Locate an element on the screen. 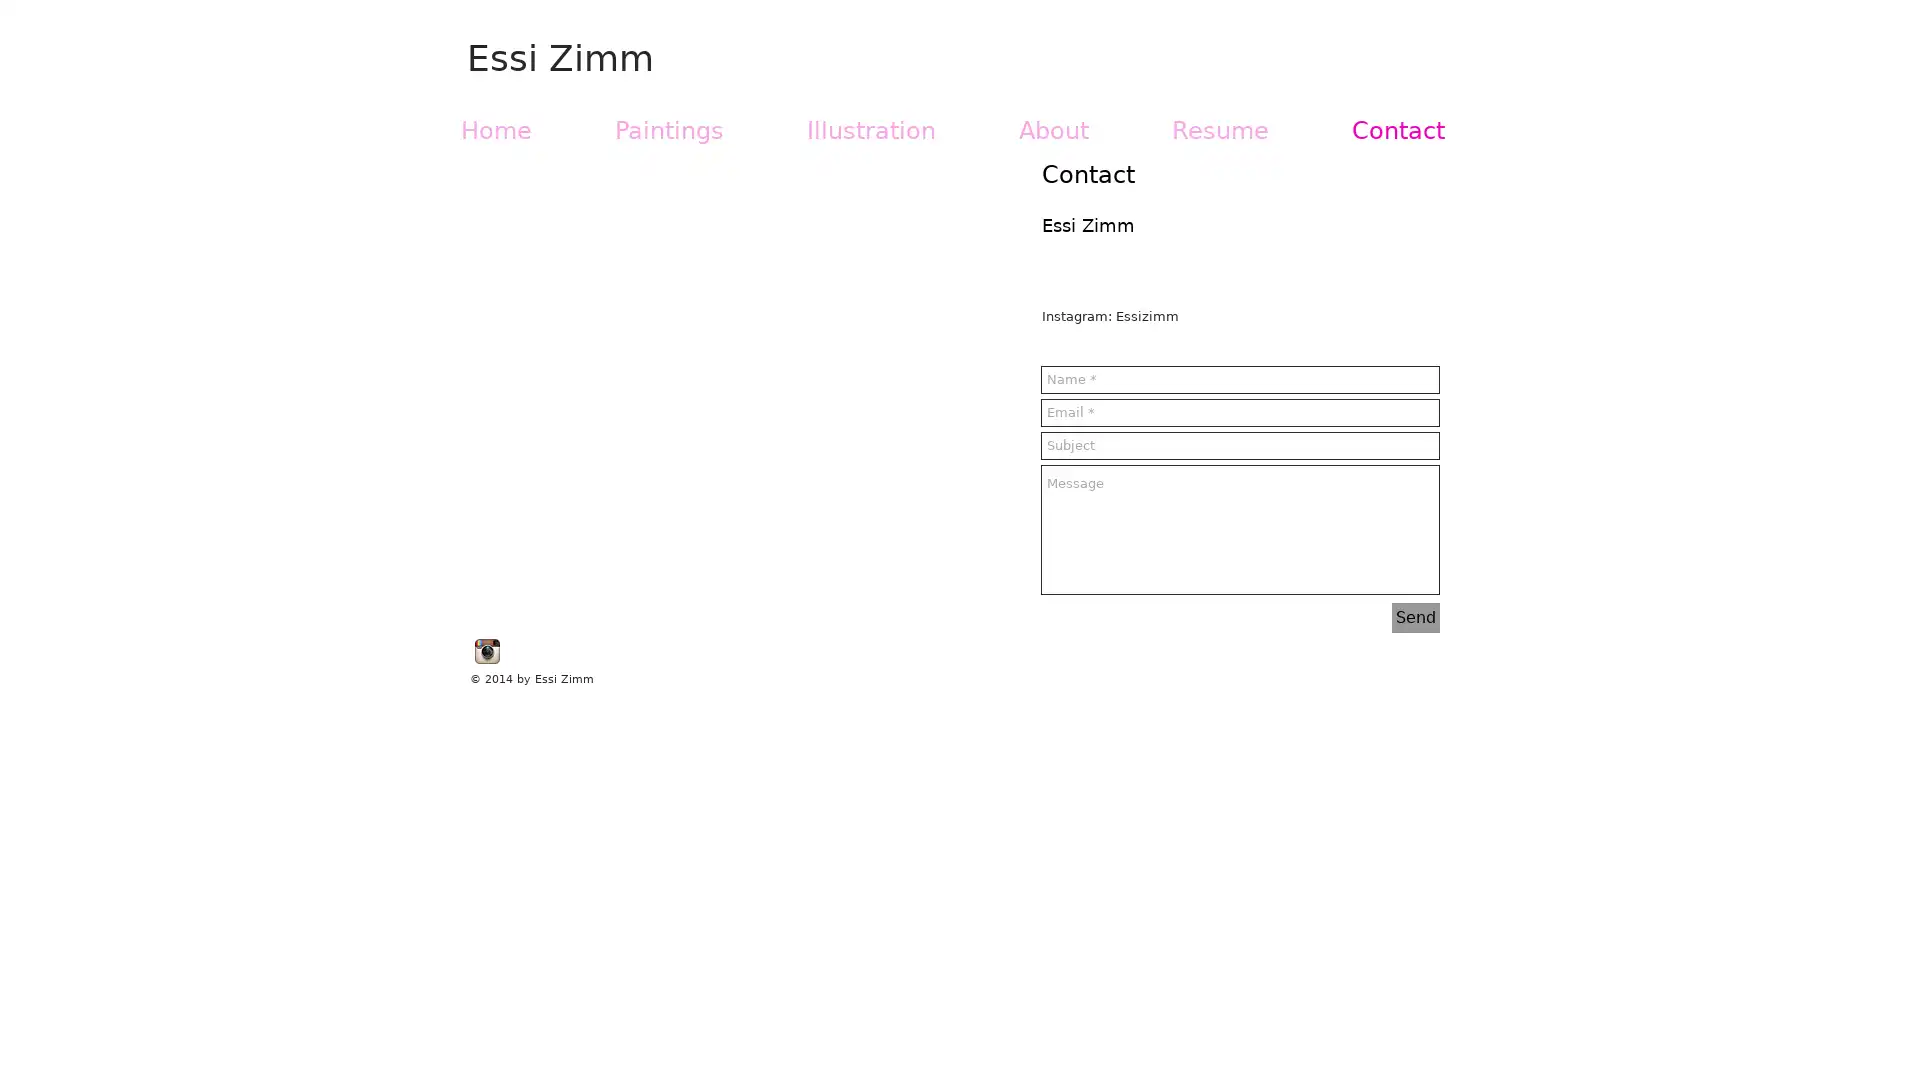 The width and height of the screenshot is (1920, 1080). Send is located at coordinates (1415, 616).